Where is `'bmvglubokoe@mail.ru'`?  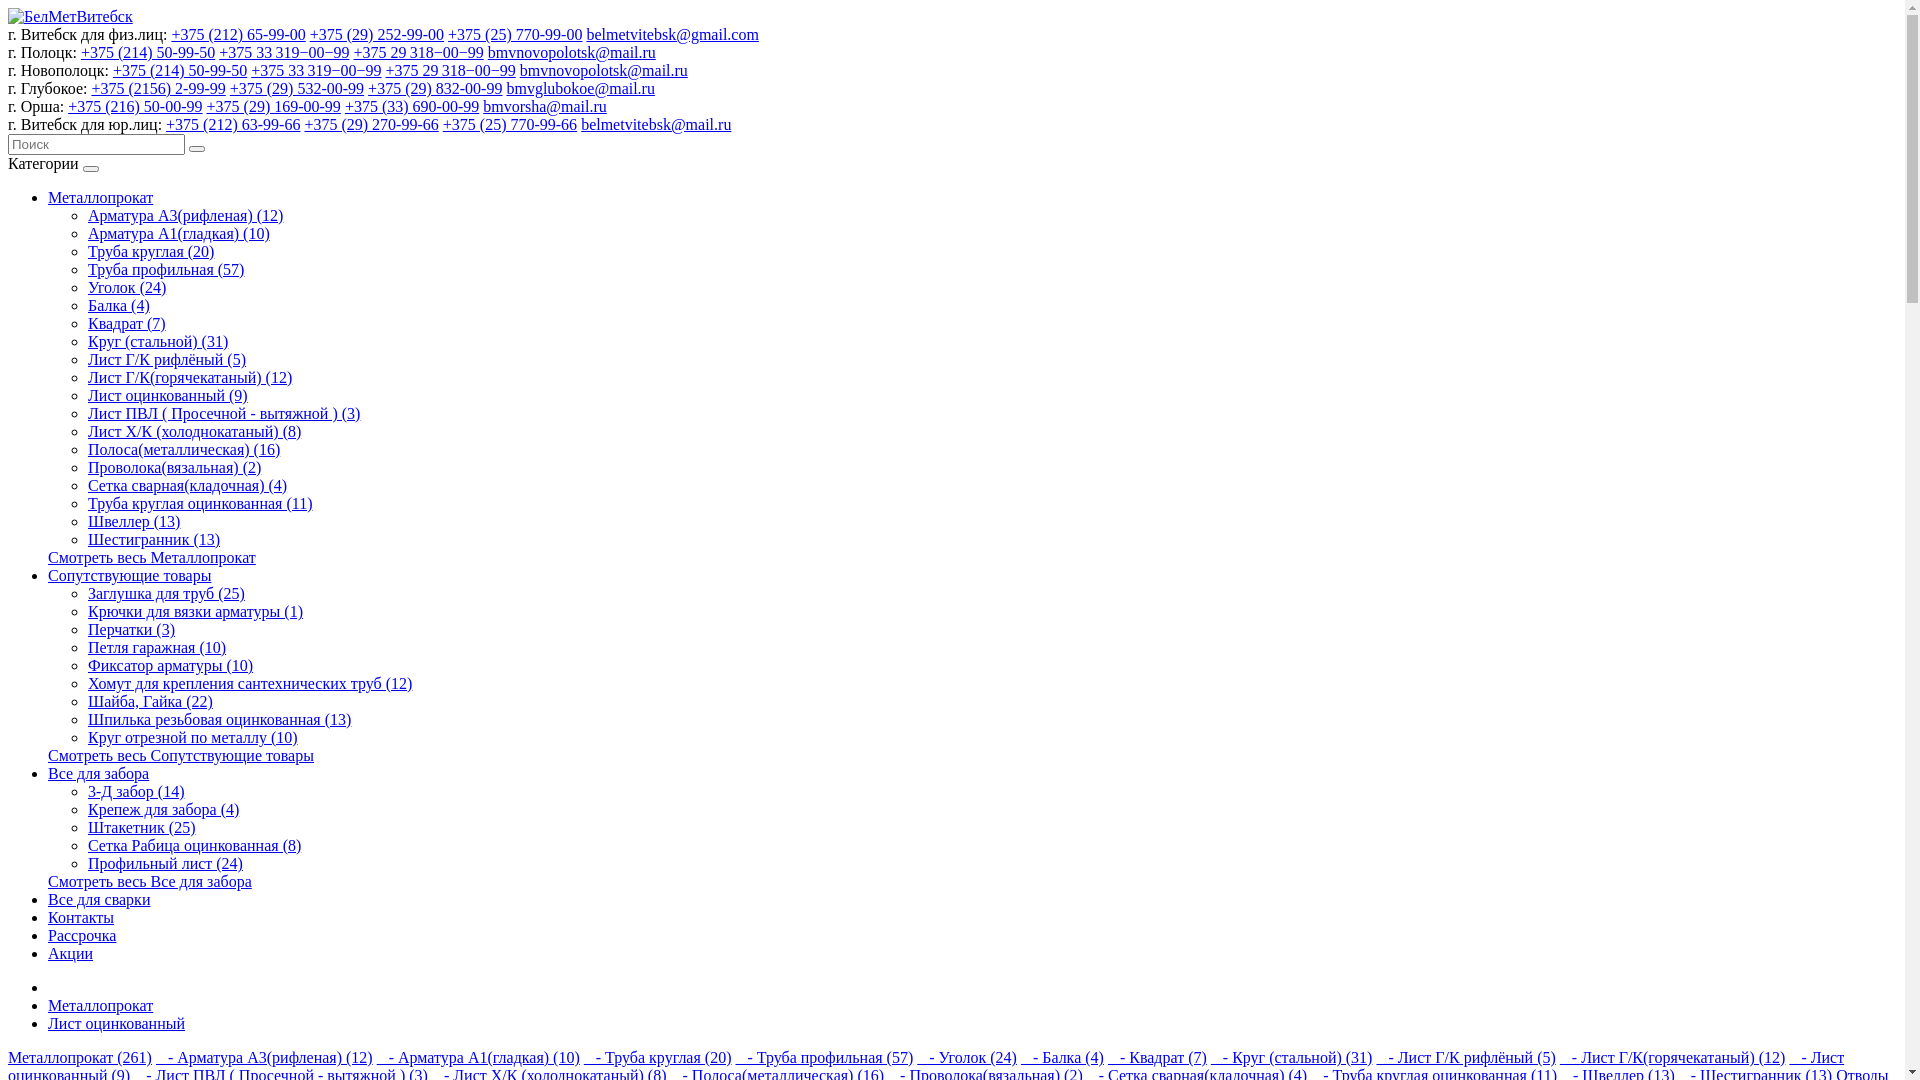
'bmvglubokoe@mail.ru' is located at coordinates (579, 87).